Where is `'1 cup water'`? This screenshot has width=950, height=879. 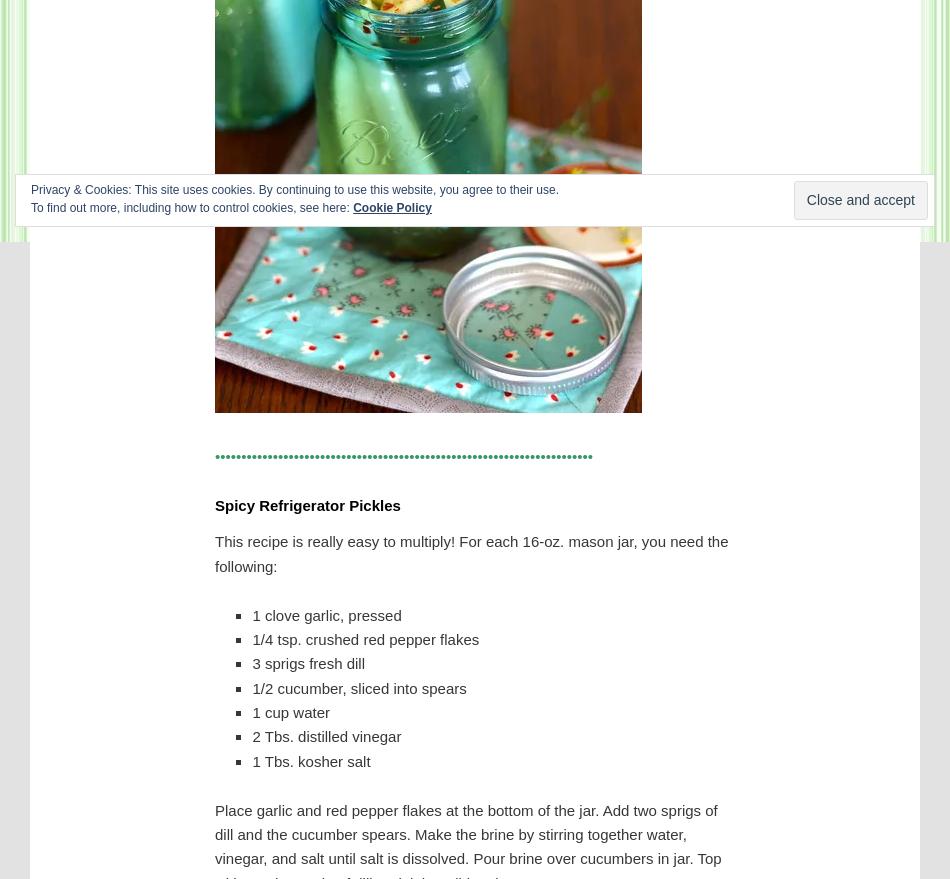
'1 cup water' is located at coordinates (289, 712).